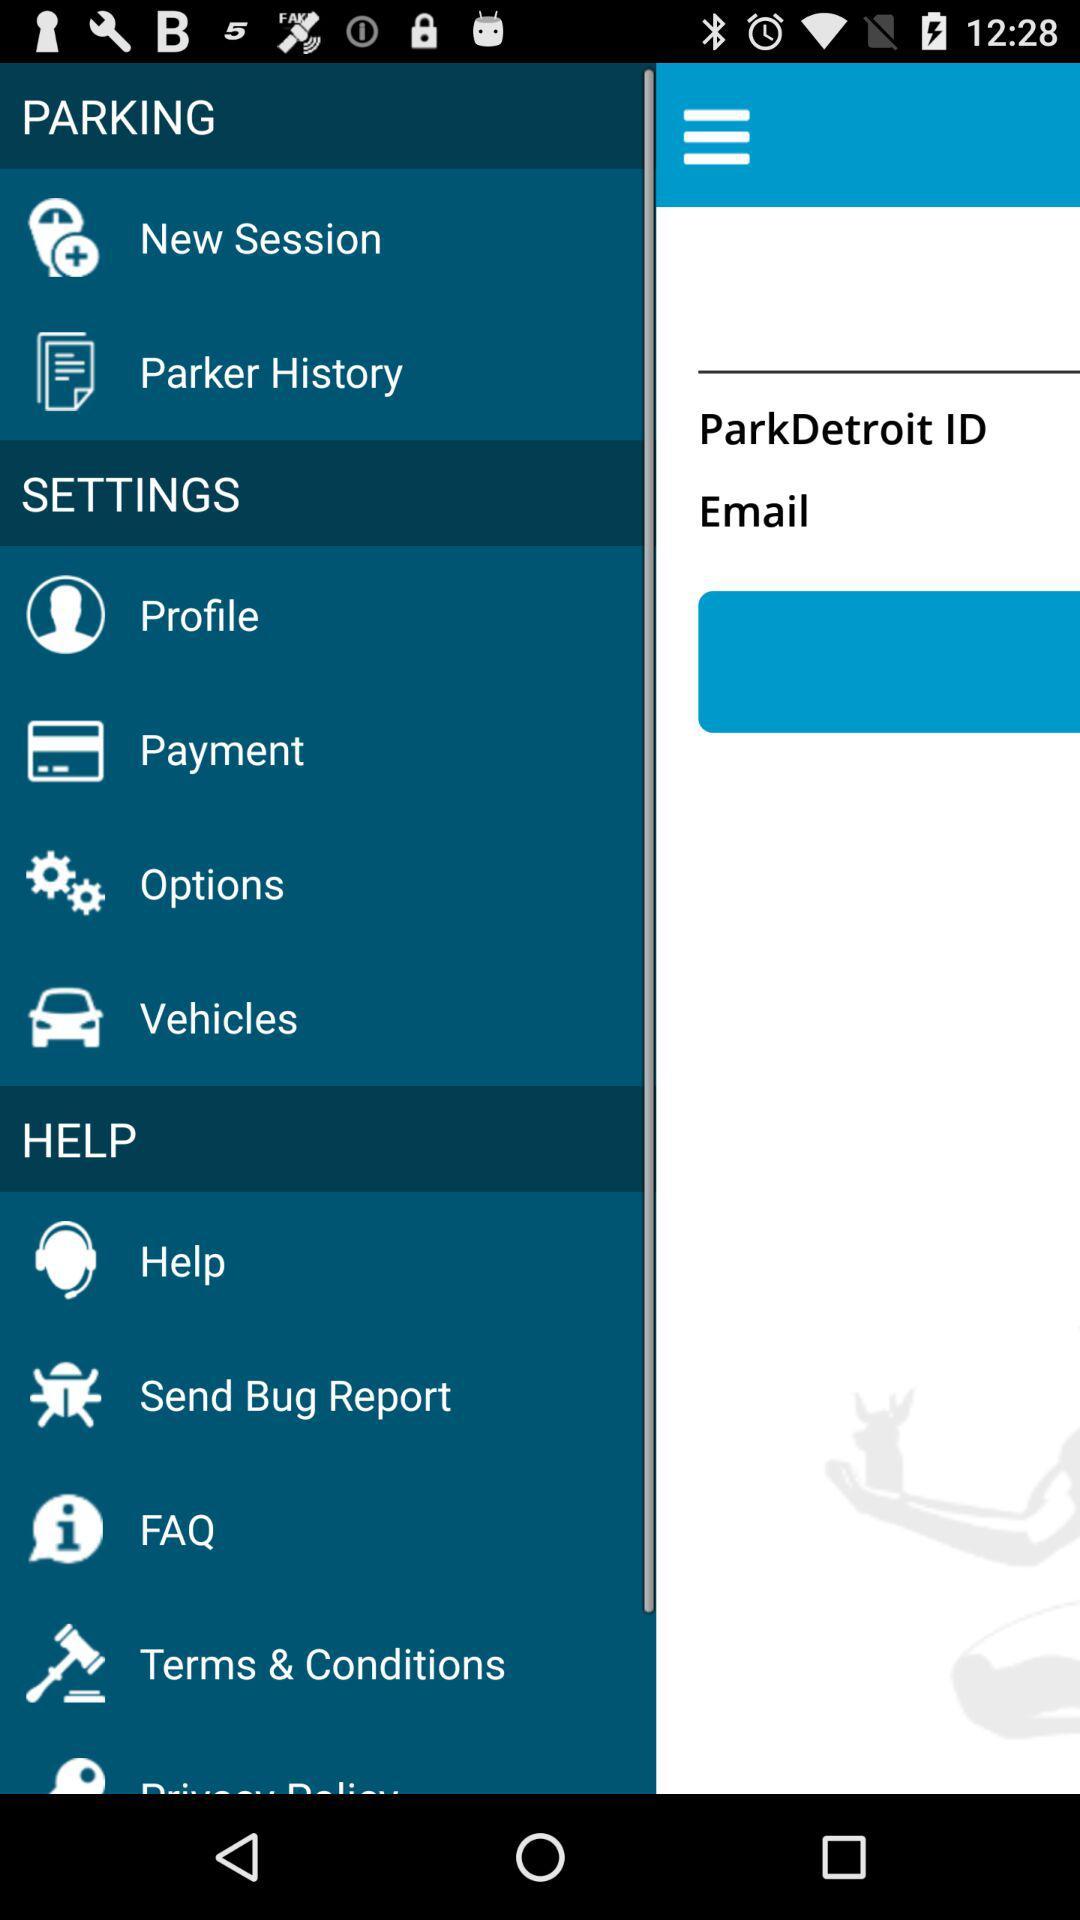 This screenshot has height=1920, width=1080. I want to click on icon above parker history, so click(260, 236).